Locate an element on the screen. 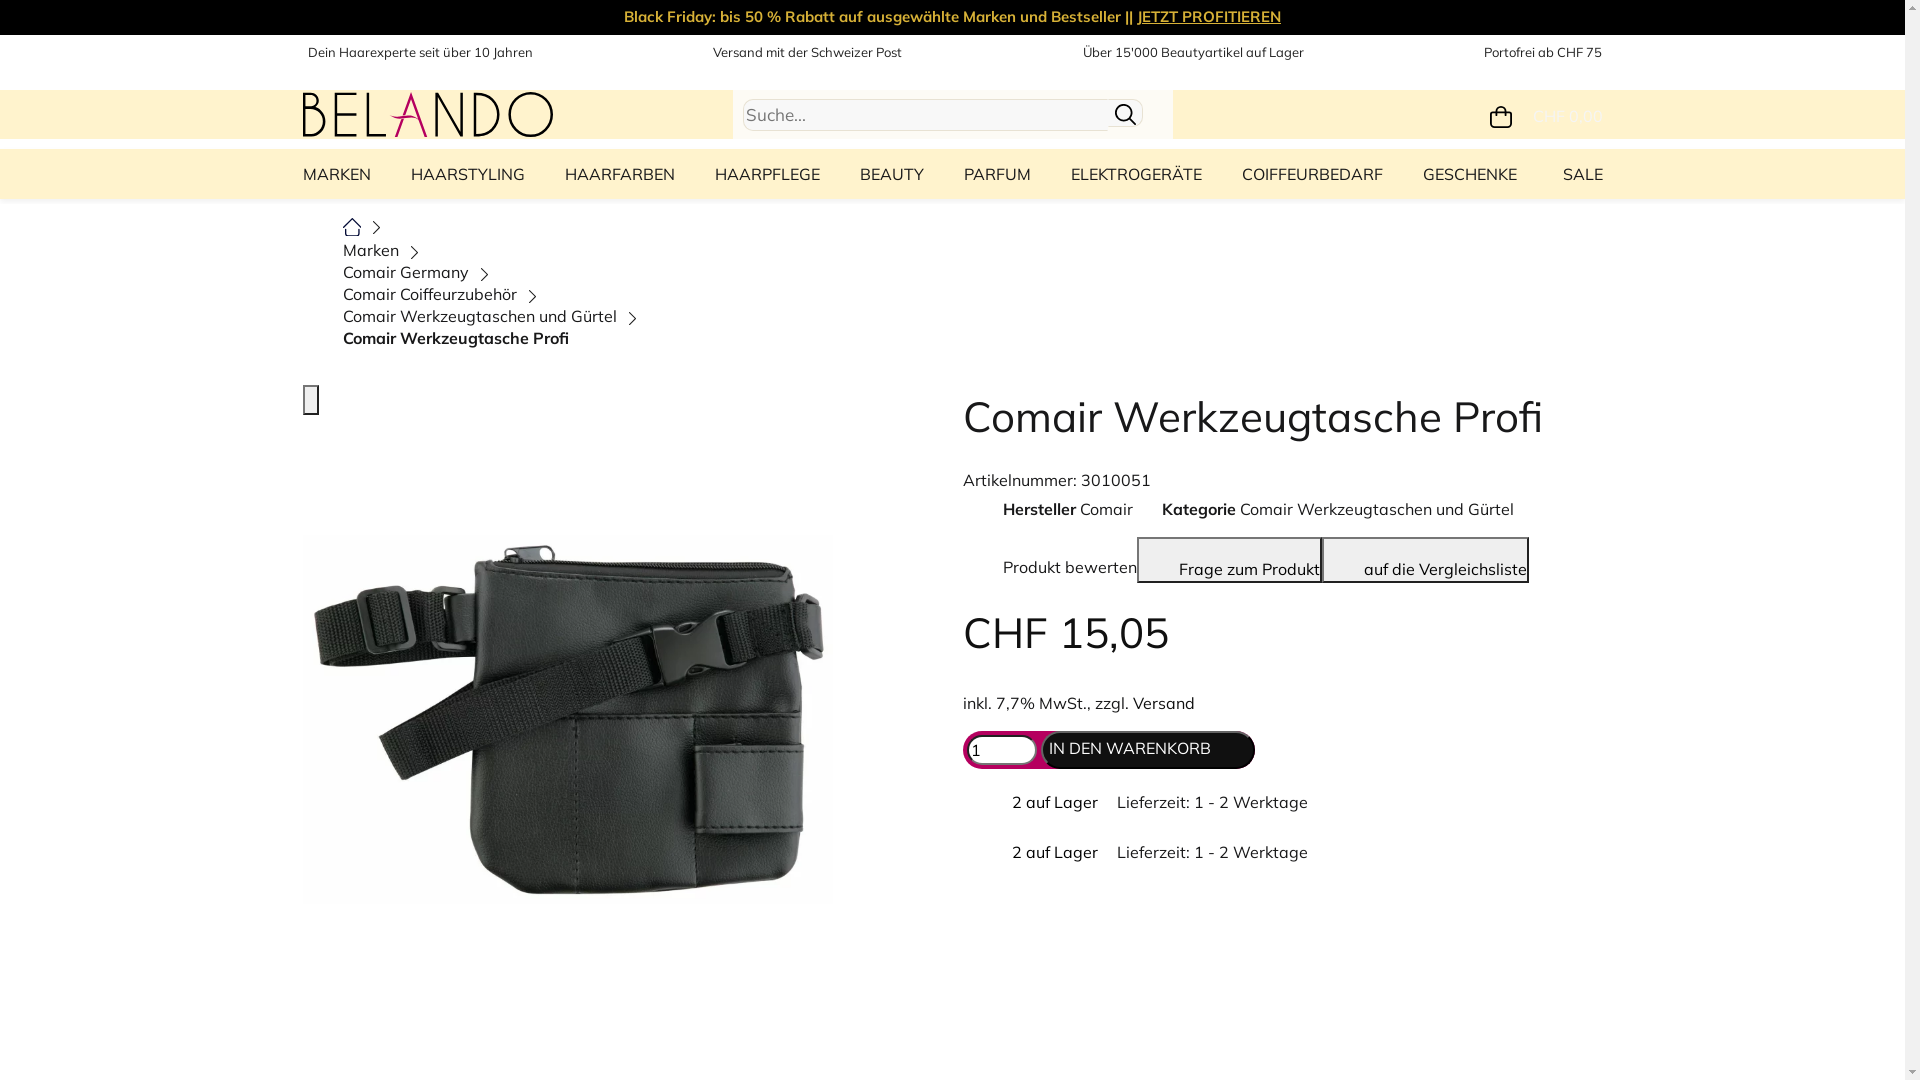 This screenshot has width=1920, height=1080. 'Comair Germany' is located at coordinates (403, 272).